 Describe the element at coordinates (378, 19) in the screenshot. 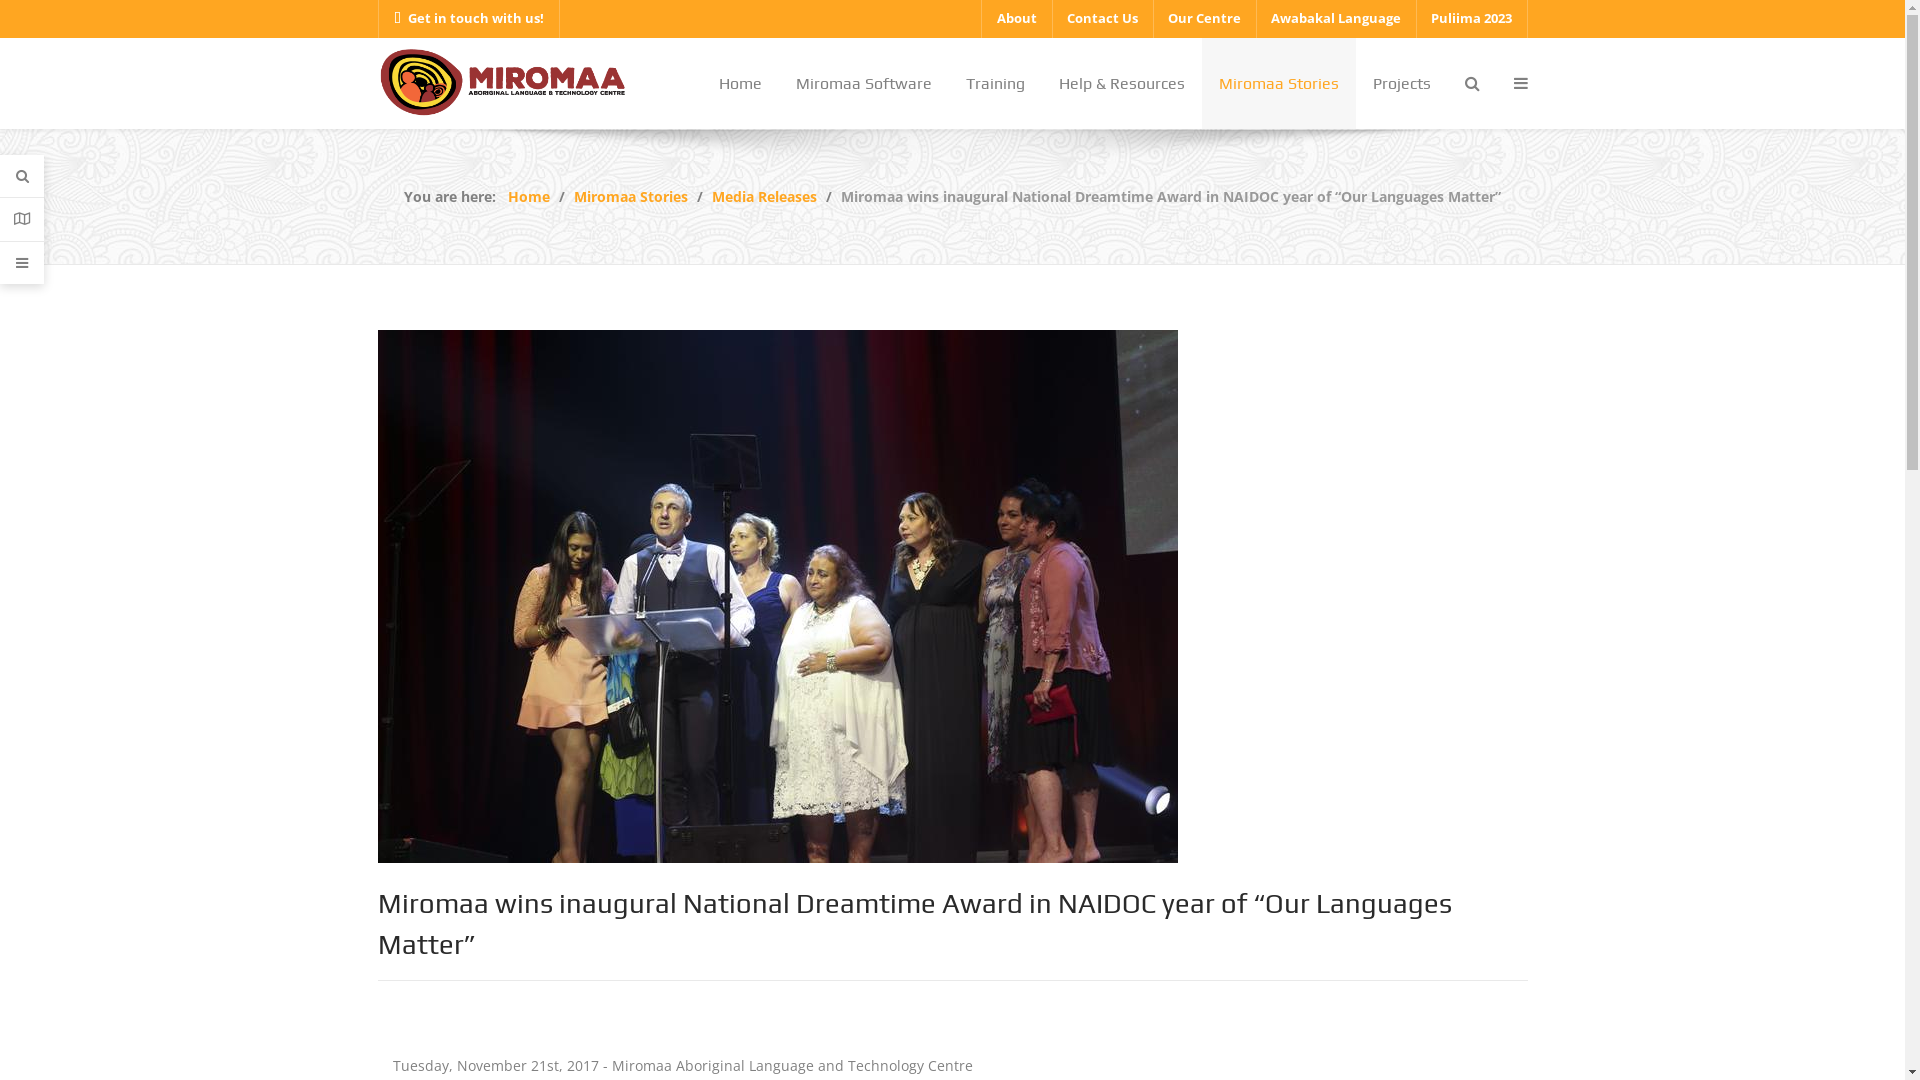

I see `'Get in touch with us!'` at that location.